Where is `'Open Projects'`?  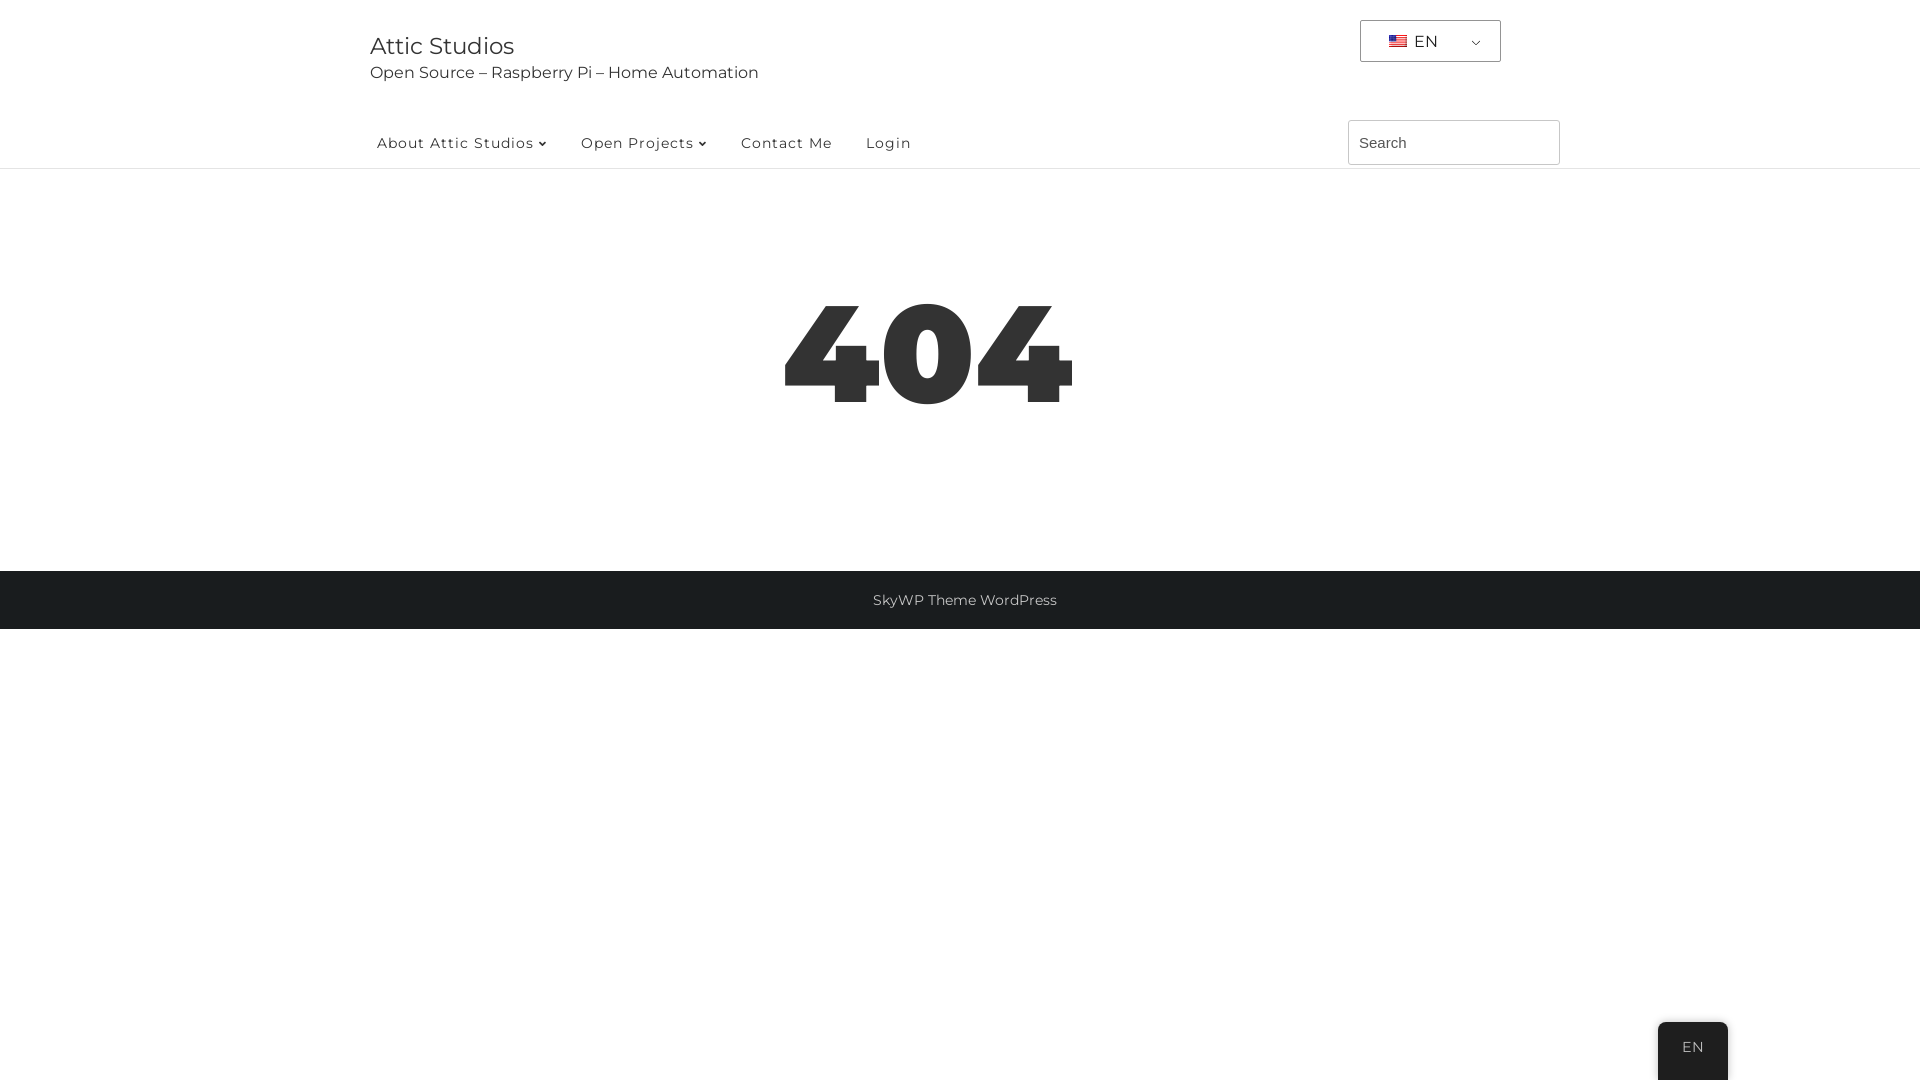
'Open Projects' is located at coordinates (643, 141).